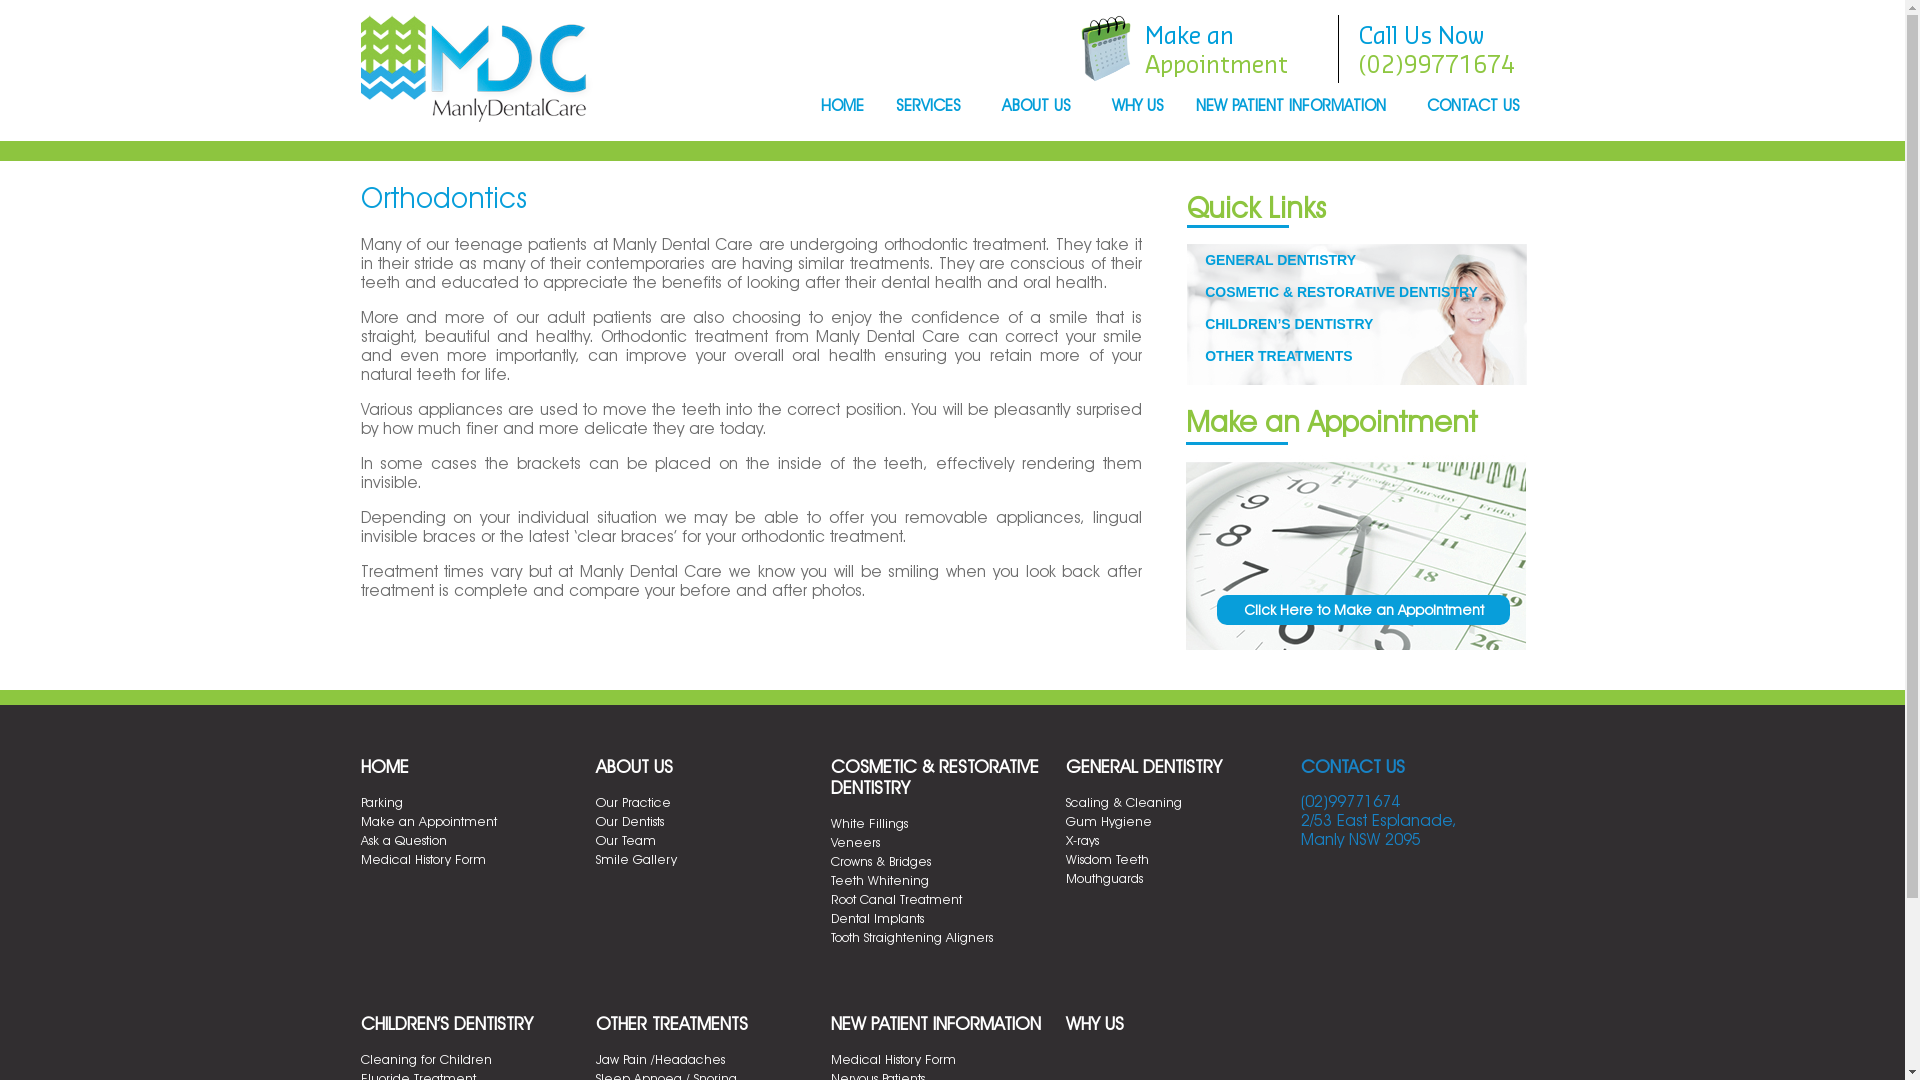 This screenshot has width=1920, height=1080. Describe the element at coordinates (1081, 840) in the screenshot. I see `'X-rays'` at that location.